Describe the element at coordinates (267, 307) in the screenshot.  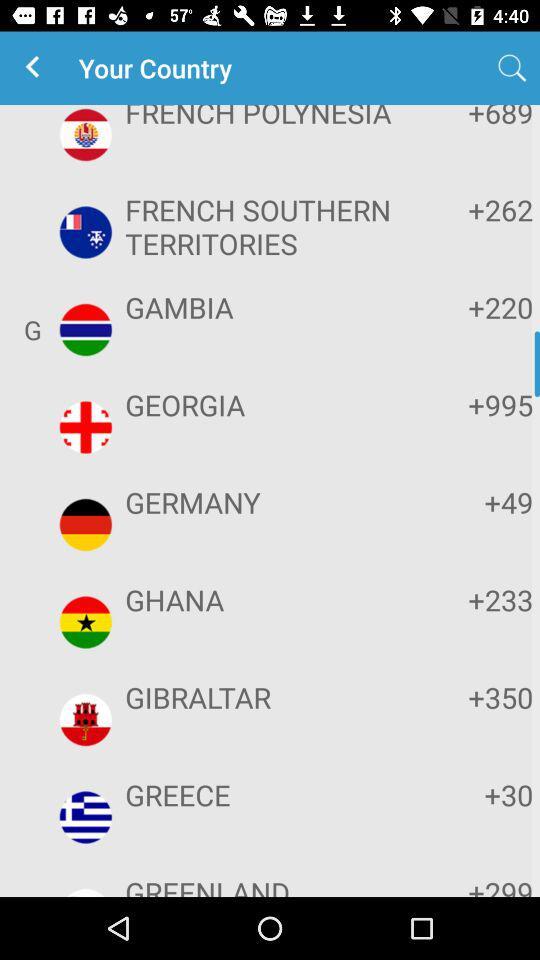
I see `the item to the left of the +220` at that location.